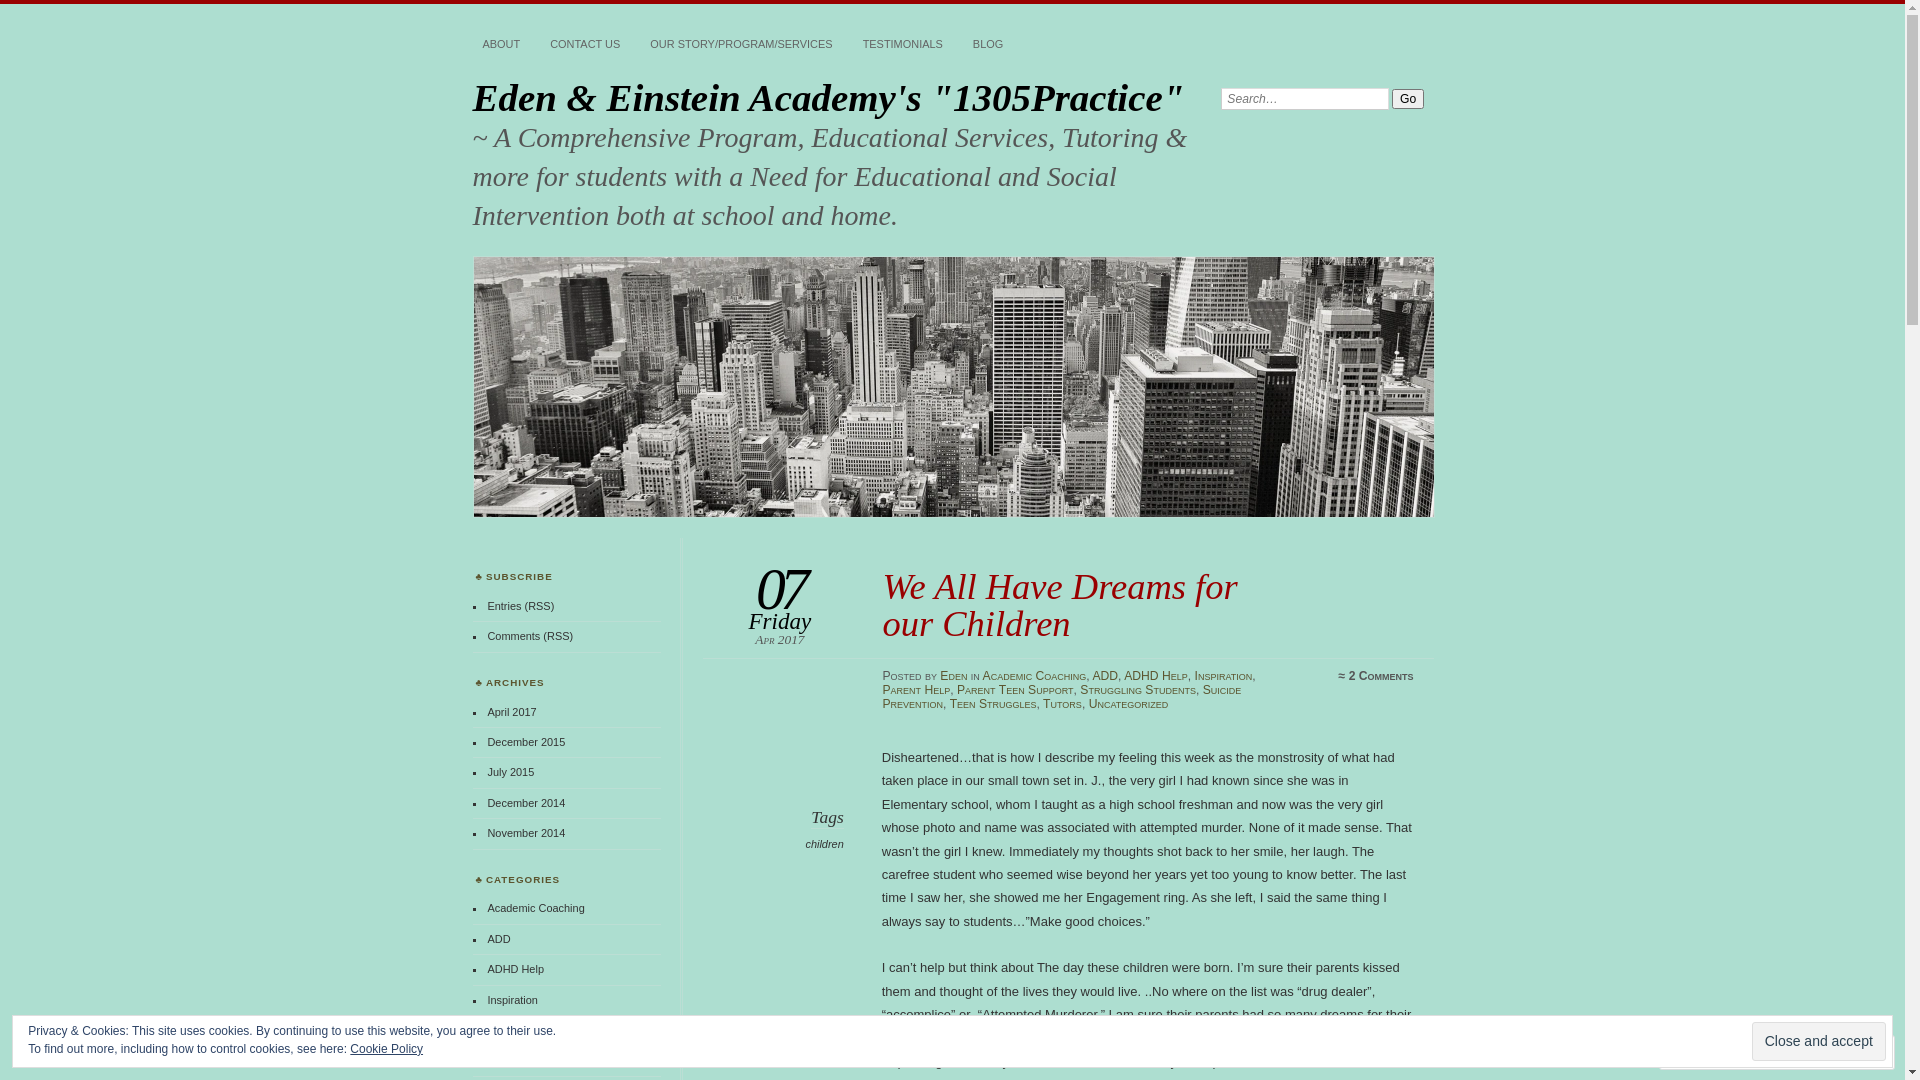 This screenshot has height=1080, width=1920. What do you see at coordinates (1137, 689) in the screenshot?
I see `'Struggling Students'` at bounding box center [1137, 689].